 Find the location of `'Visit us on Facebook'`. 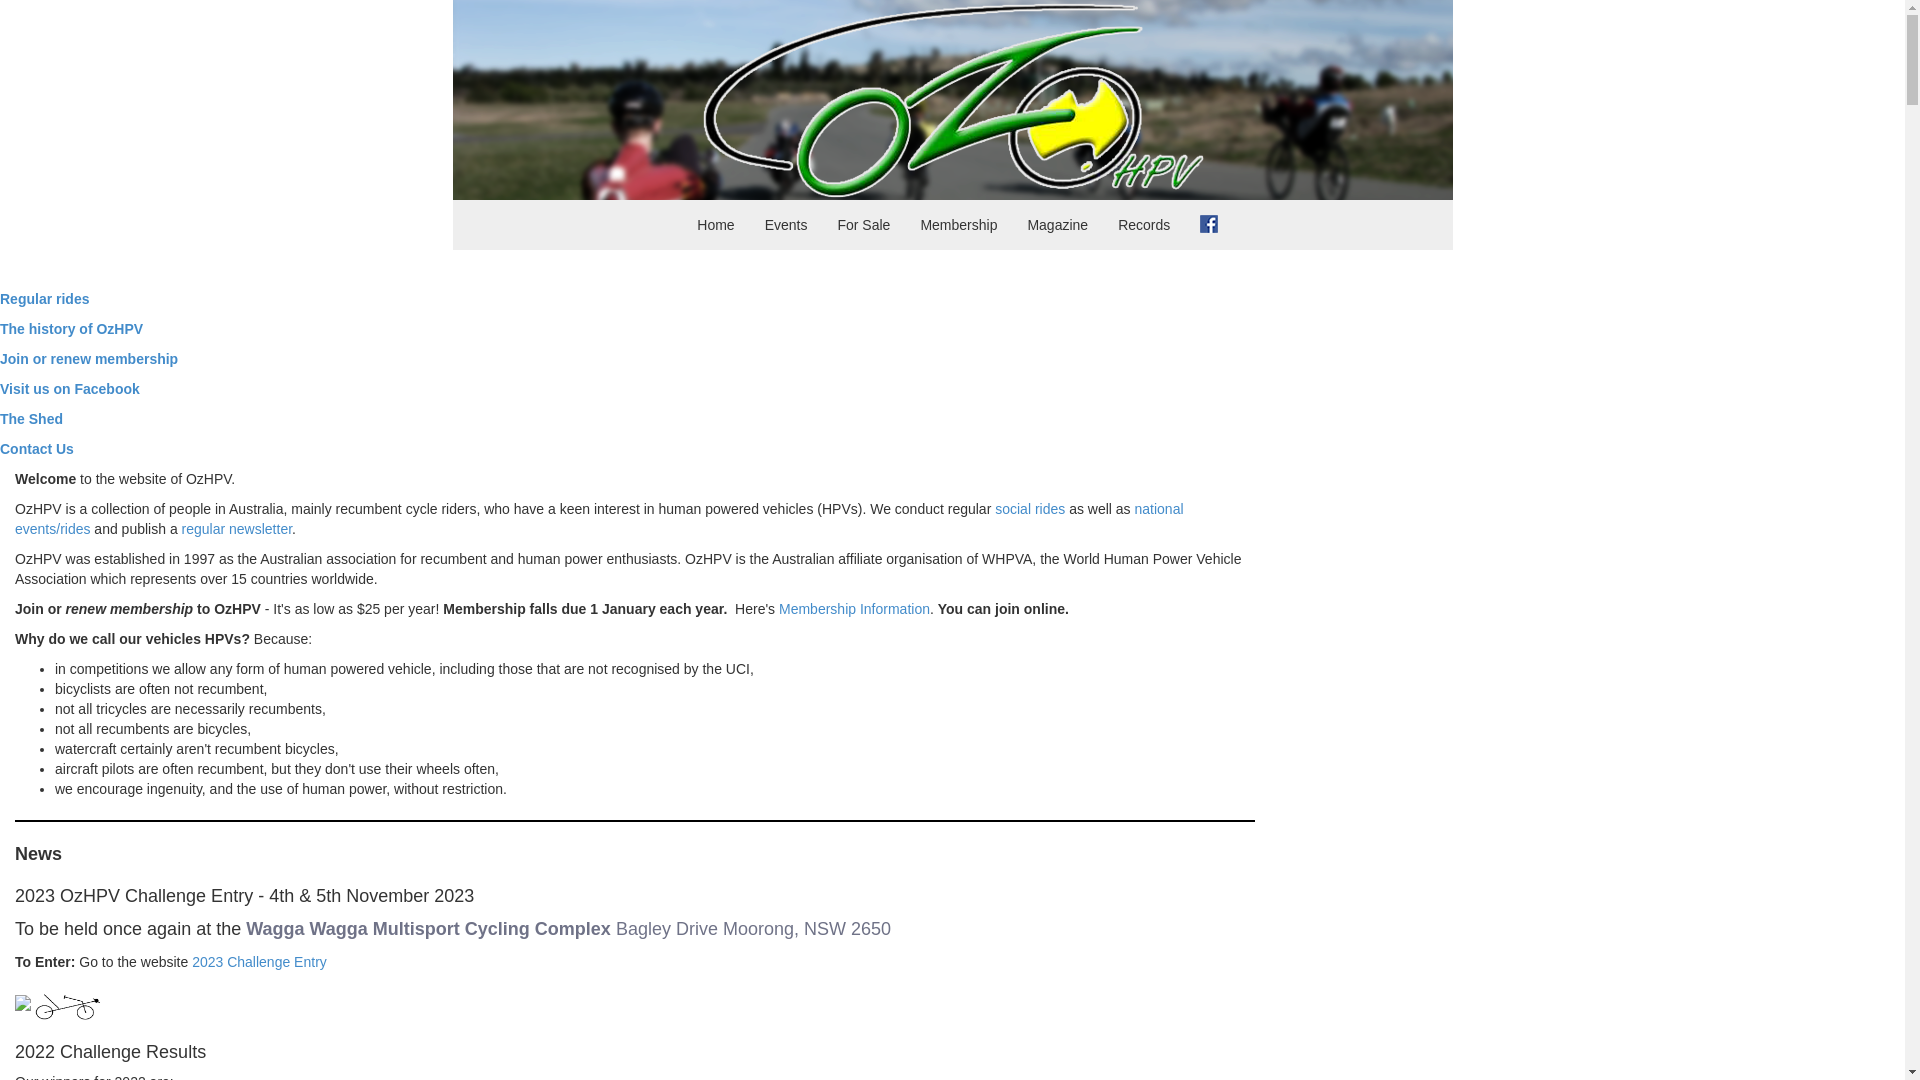

'Visit us on Facebook' is located at coordinates (70, 389).